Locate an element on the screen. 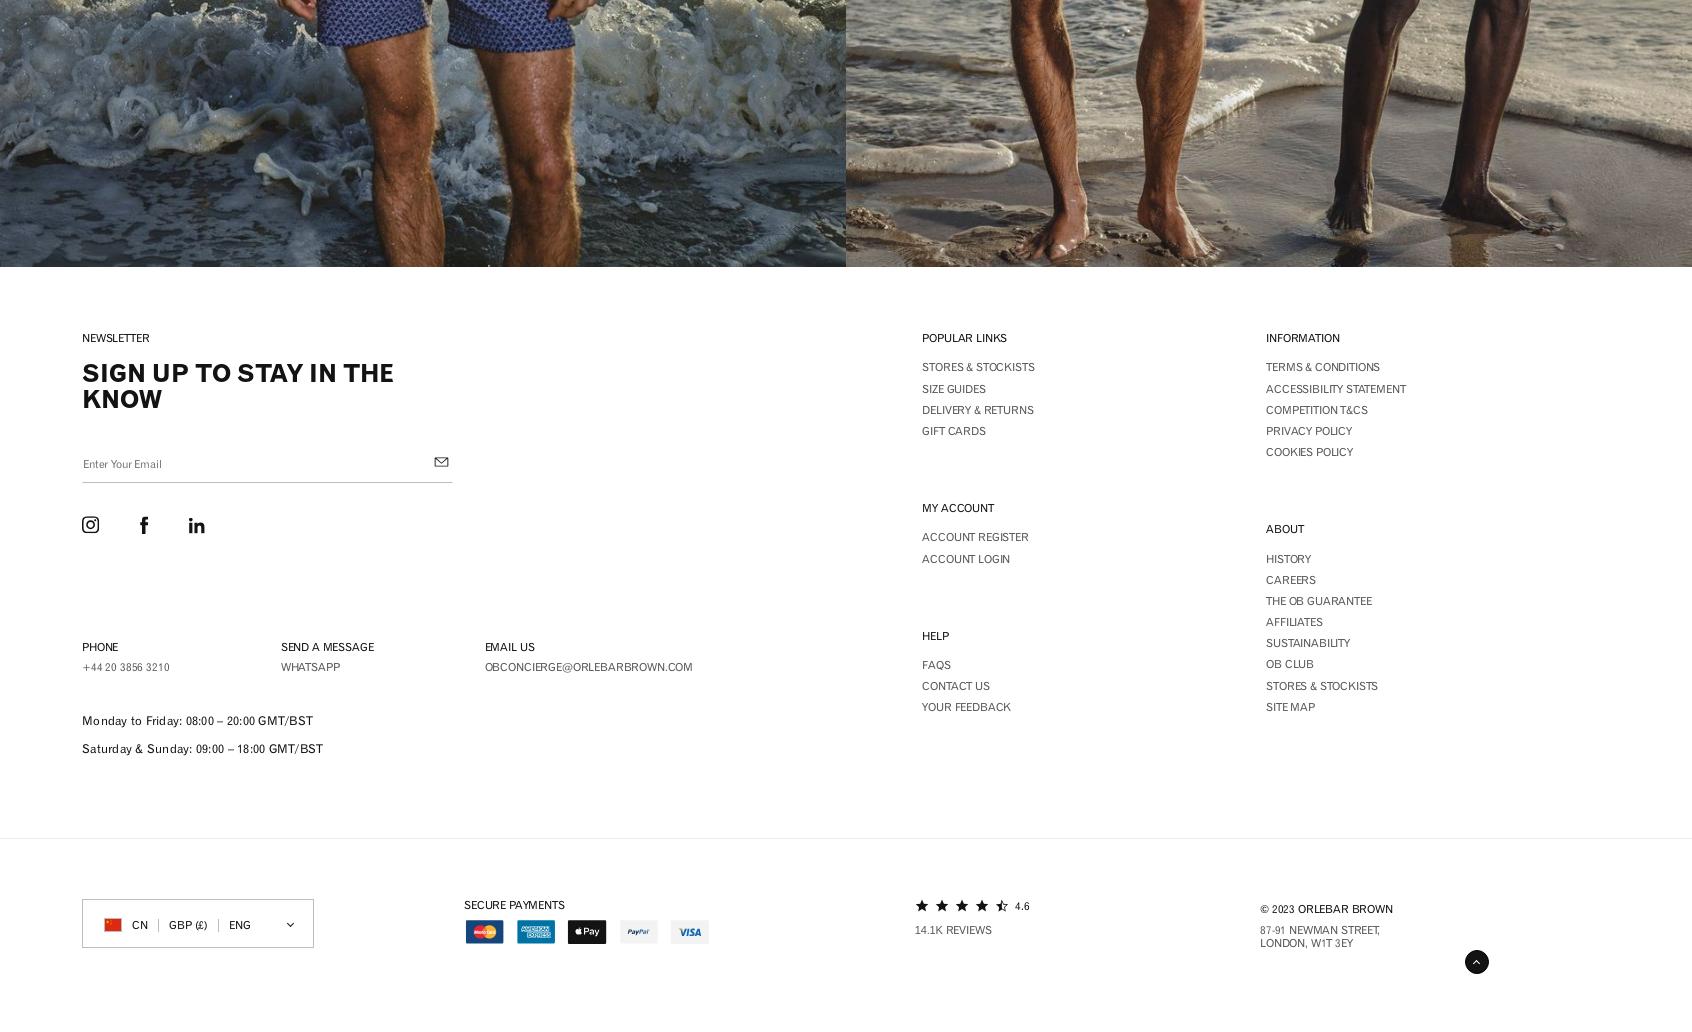 This screenshot has width=1692, height=1032. 'Secure payments' is located at coordinates (514, 903).